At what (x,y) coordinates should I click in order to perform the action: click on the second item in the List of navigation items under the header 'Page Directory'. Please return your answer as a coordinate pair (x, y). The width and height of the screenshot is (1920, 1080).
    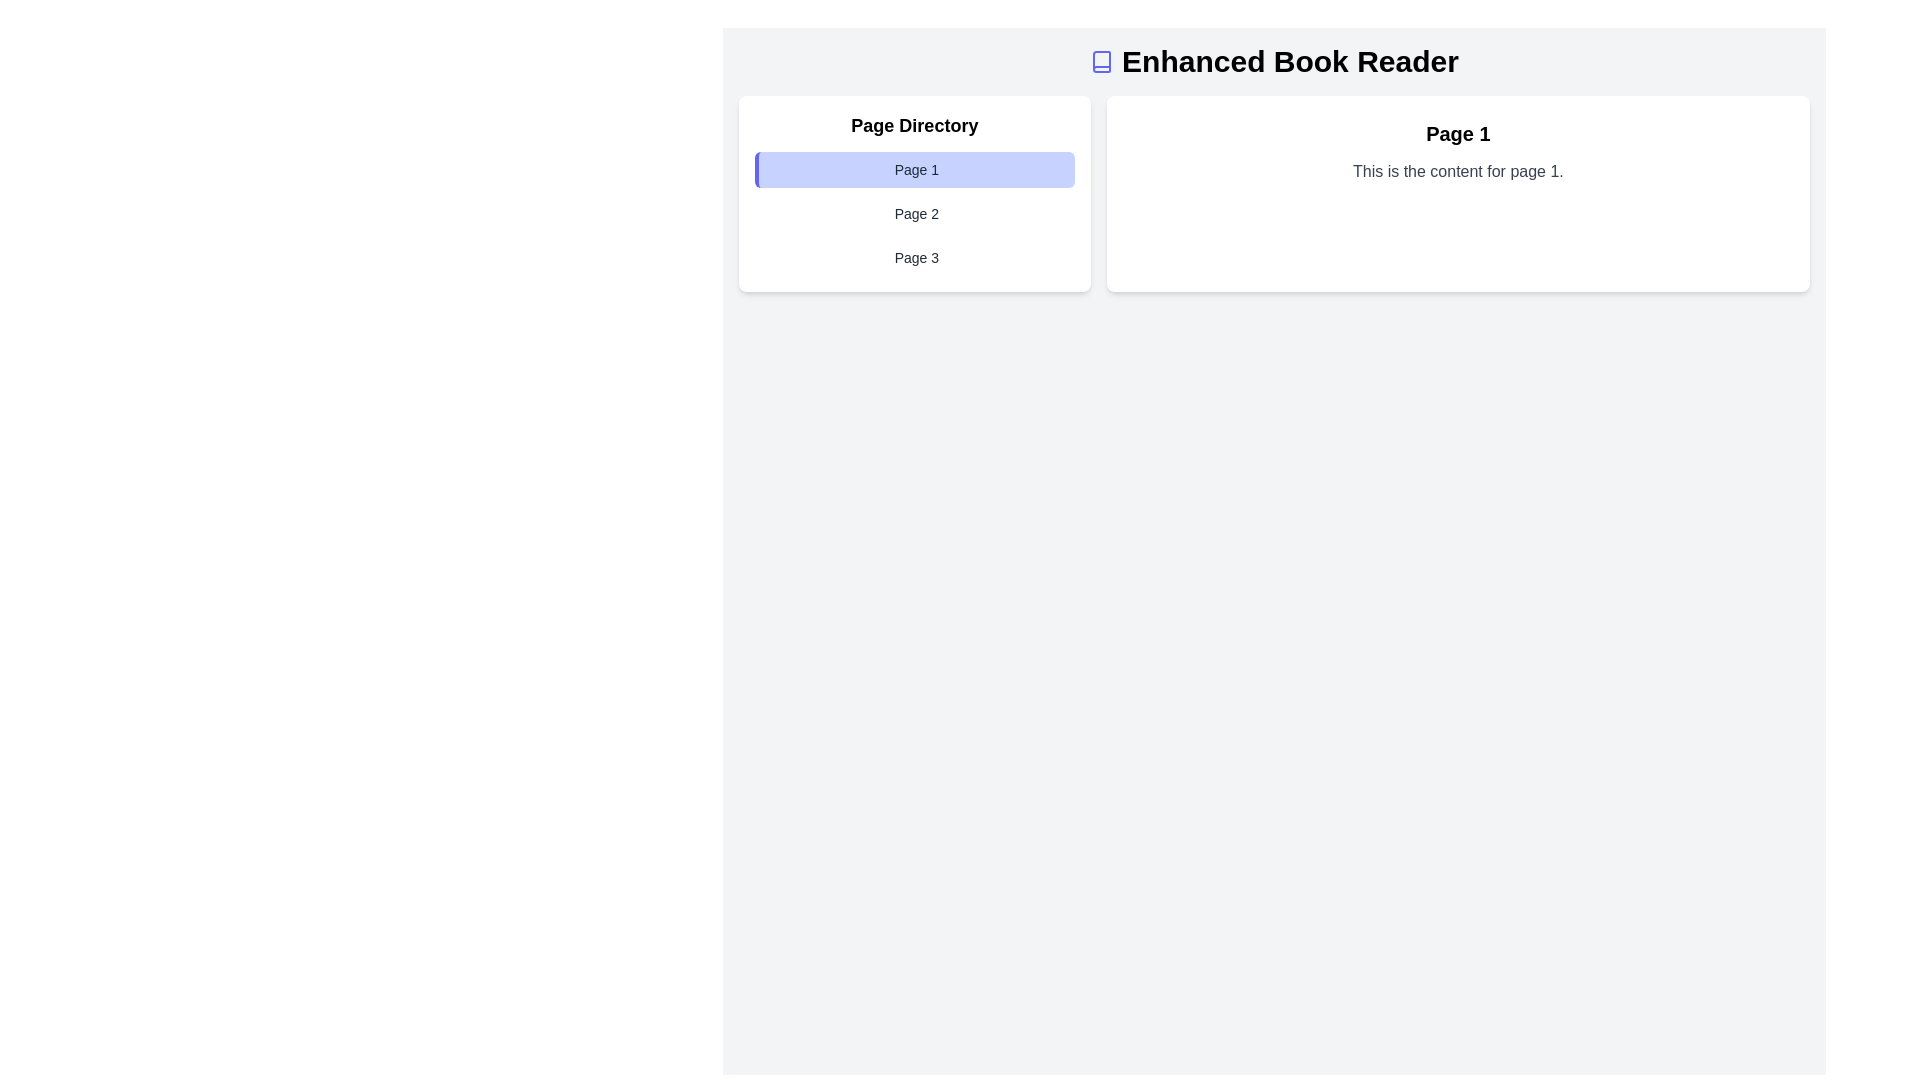
    Looking at the image, I should click on (913, 213).